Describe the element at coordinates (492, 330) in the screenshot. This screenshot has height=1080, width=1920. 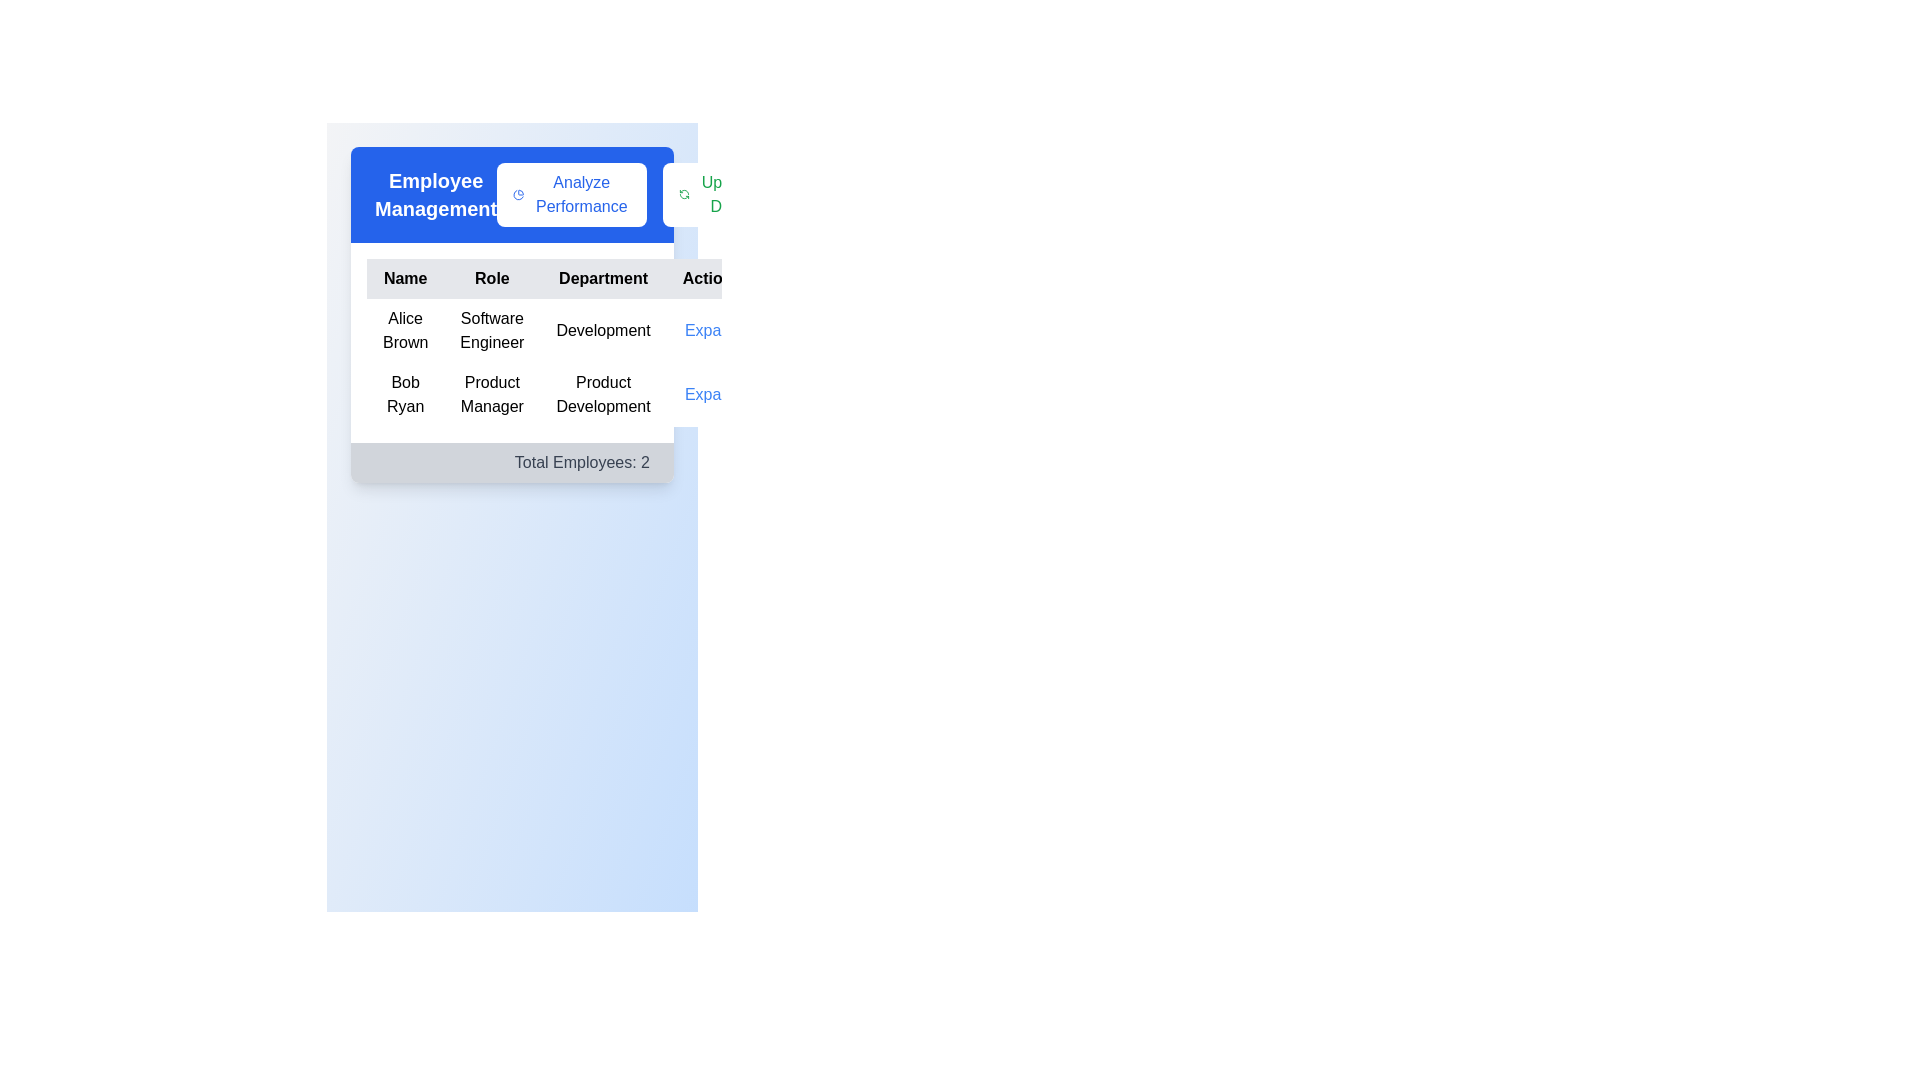
I see `the text display that shows the job title for the individual 'Alice Brown' in the table, located in the second column of the first row under the 'Role' header` at that location.